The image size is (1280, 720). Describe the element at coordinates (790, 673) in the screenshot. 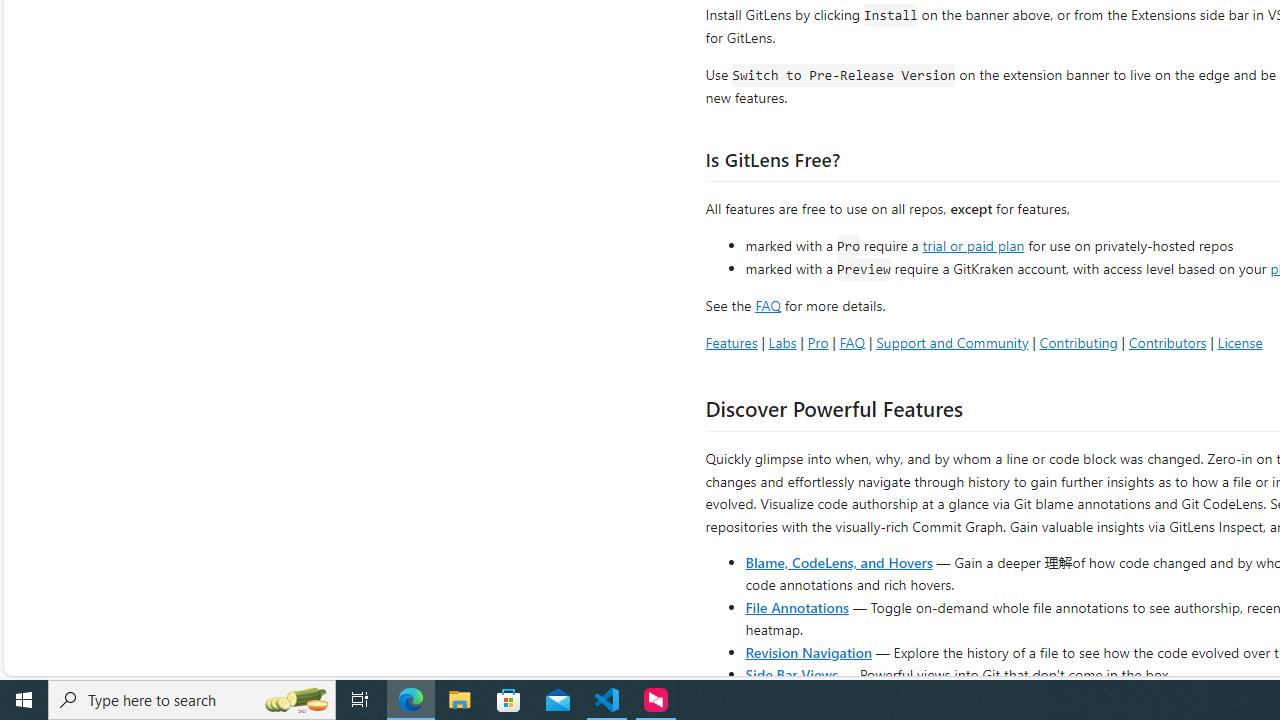

I see `'Side Bar Views'` at that location.